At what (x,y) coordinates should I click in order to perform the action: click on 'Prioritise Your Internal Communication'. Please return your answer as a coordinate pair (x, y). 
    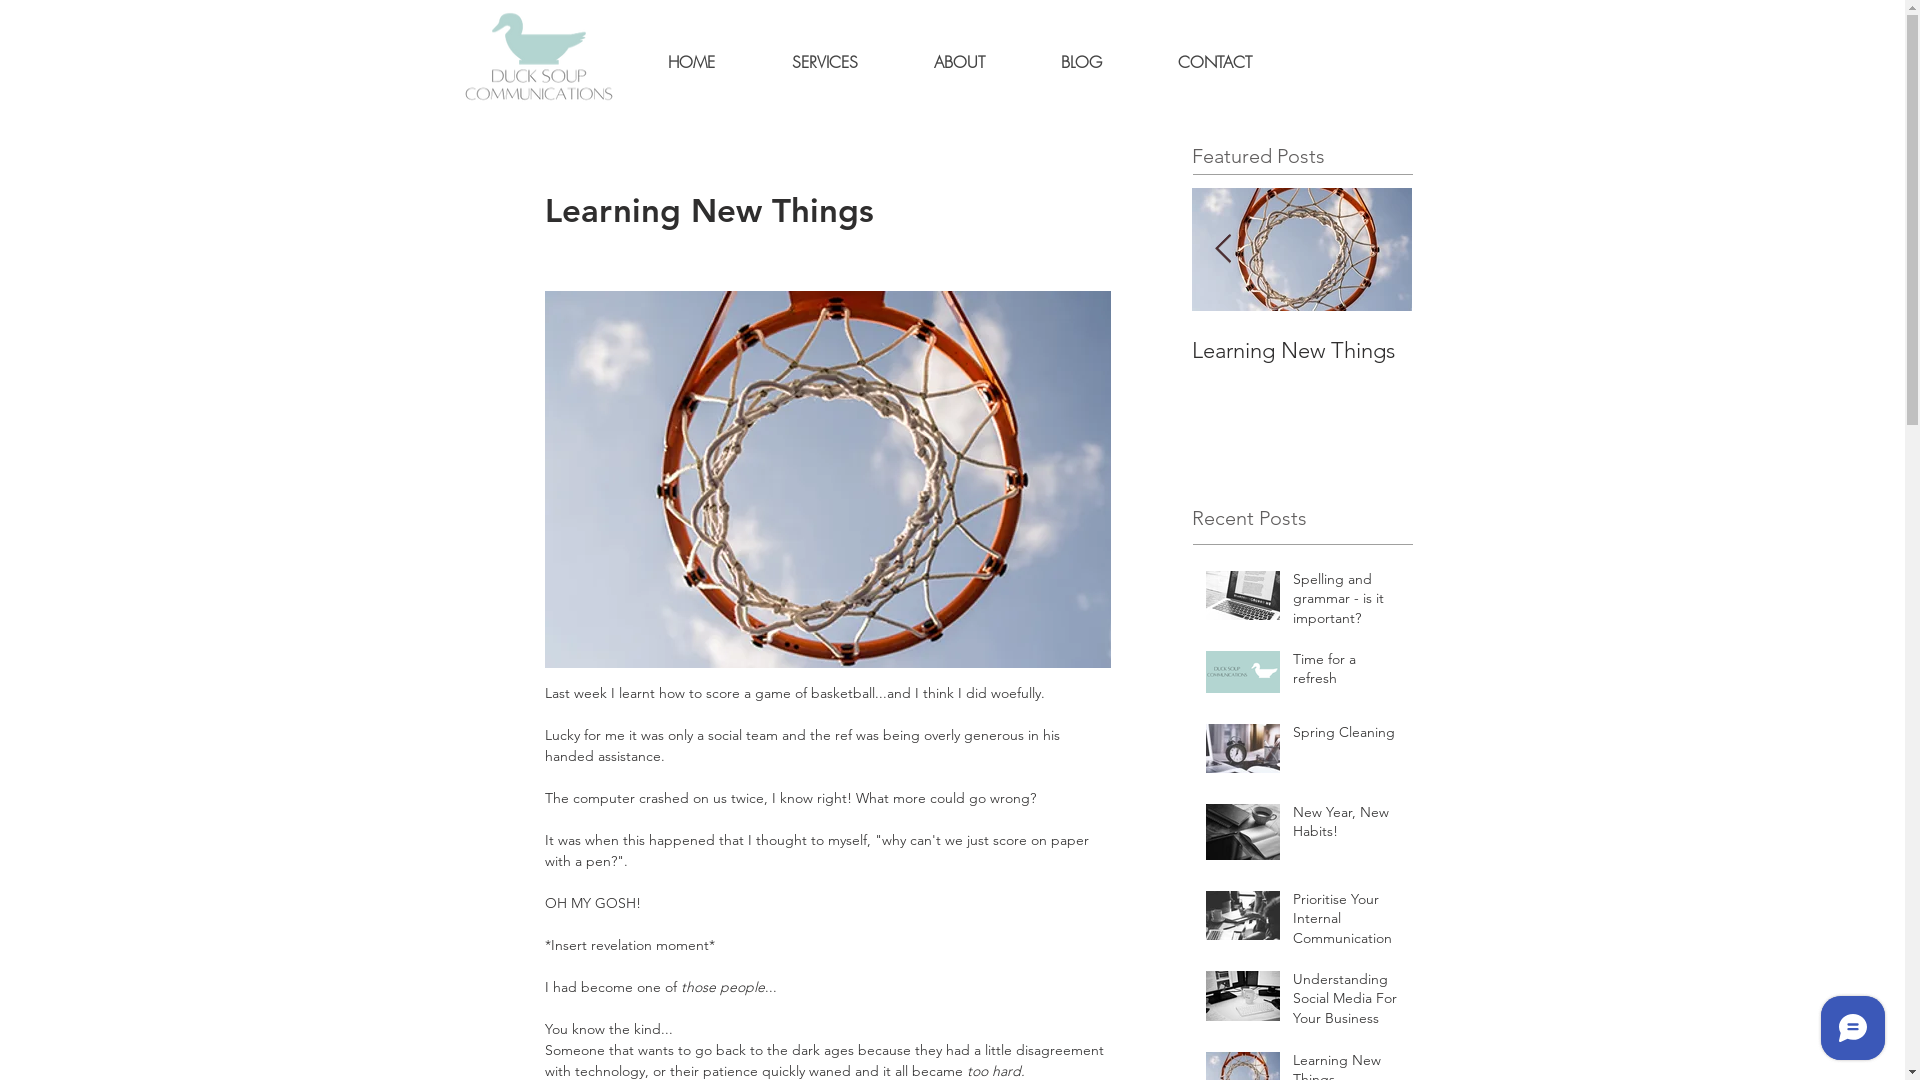
    Looking at the image, I should click on (1345, 923).